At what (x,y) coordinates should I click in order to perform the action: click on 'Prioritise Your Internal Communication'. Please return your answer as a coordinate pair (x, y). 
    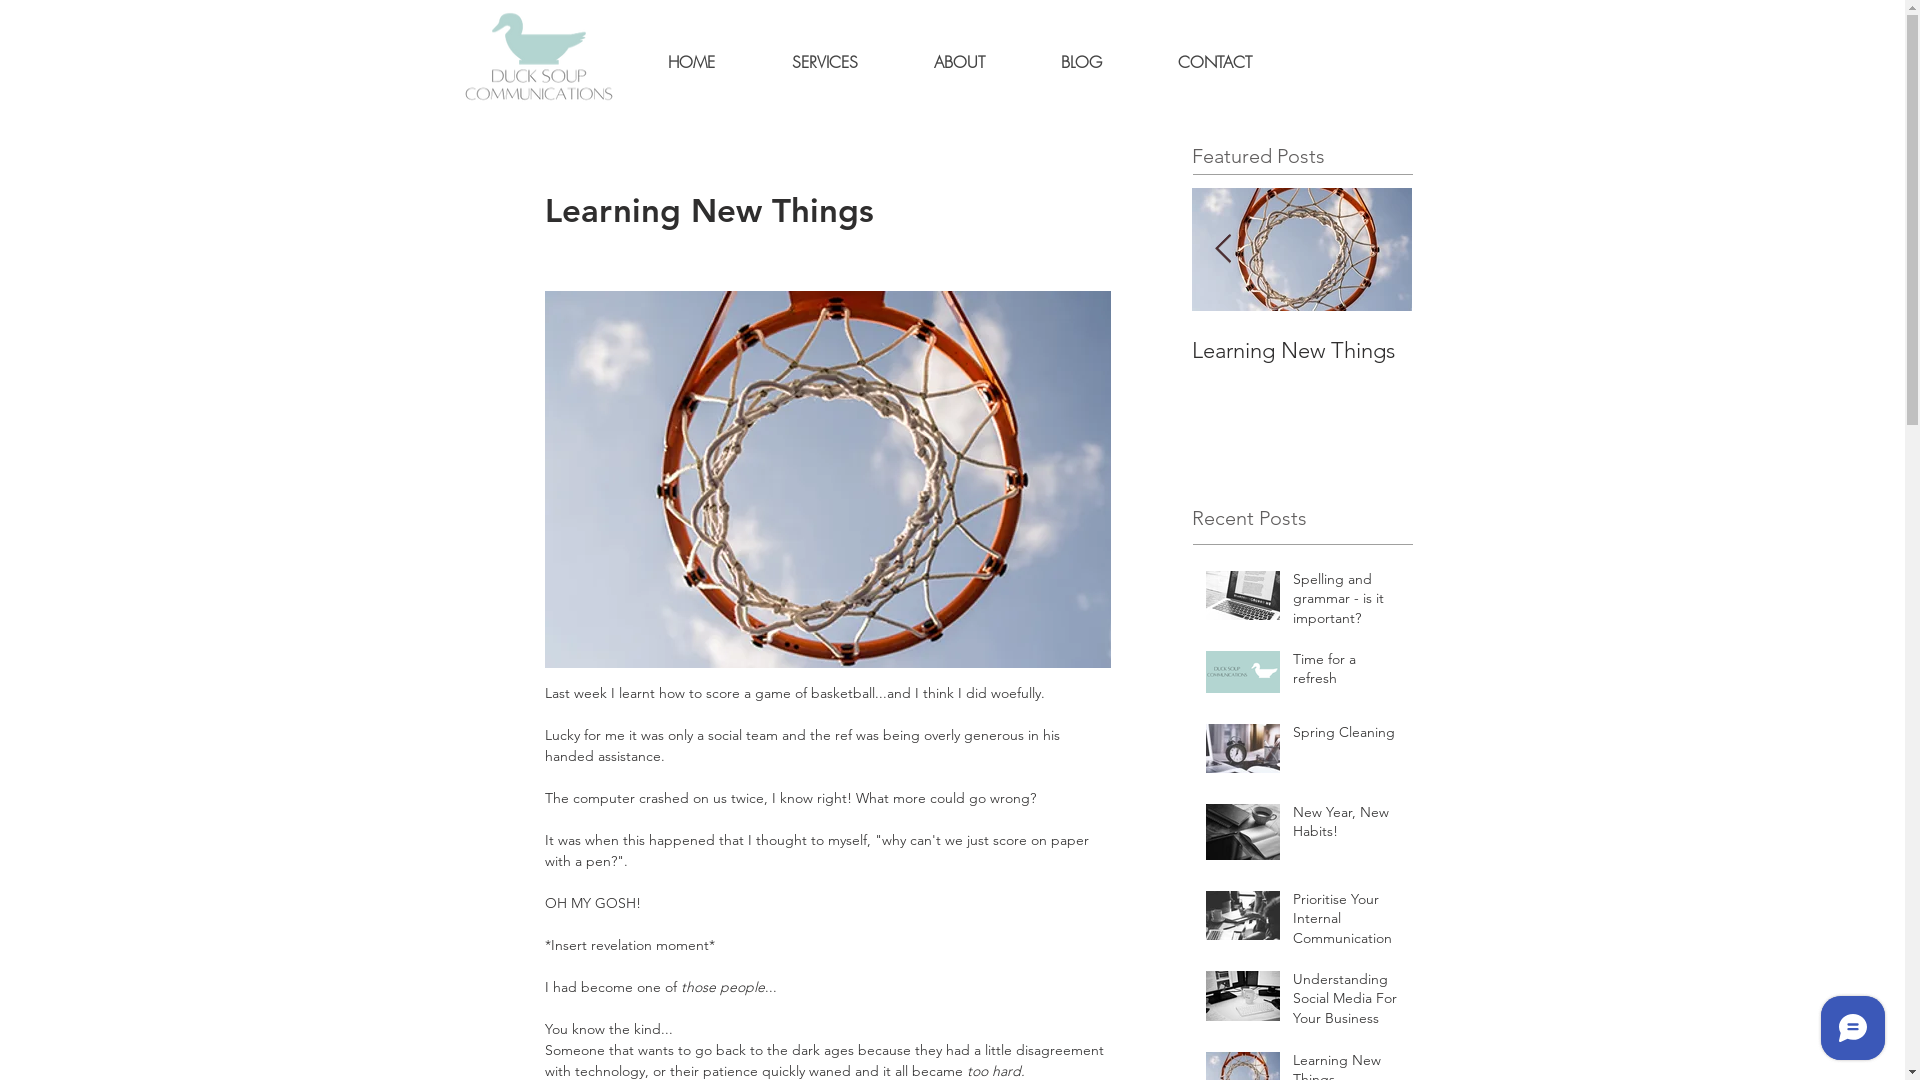
    Looking at the image, I should click on (1345, 923).